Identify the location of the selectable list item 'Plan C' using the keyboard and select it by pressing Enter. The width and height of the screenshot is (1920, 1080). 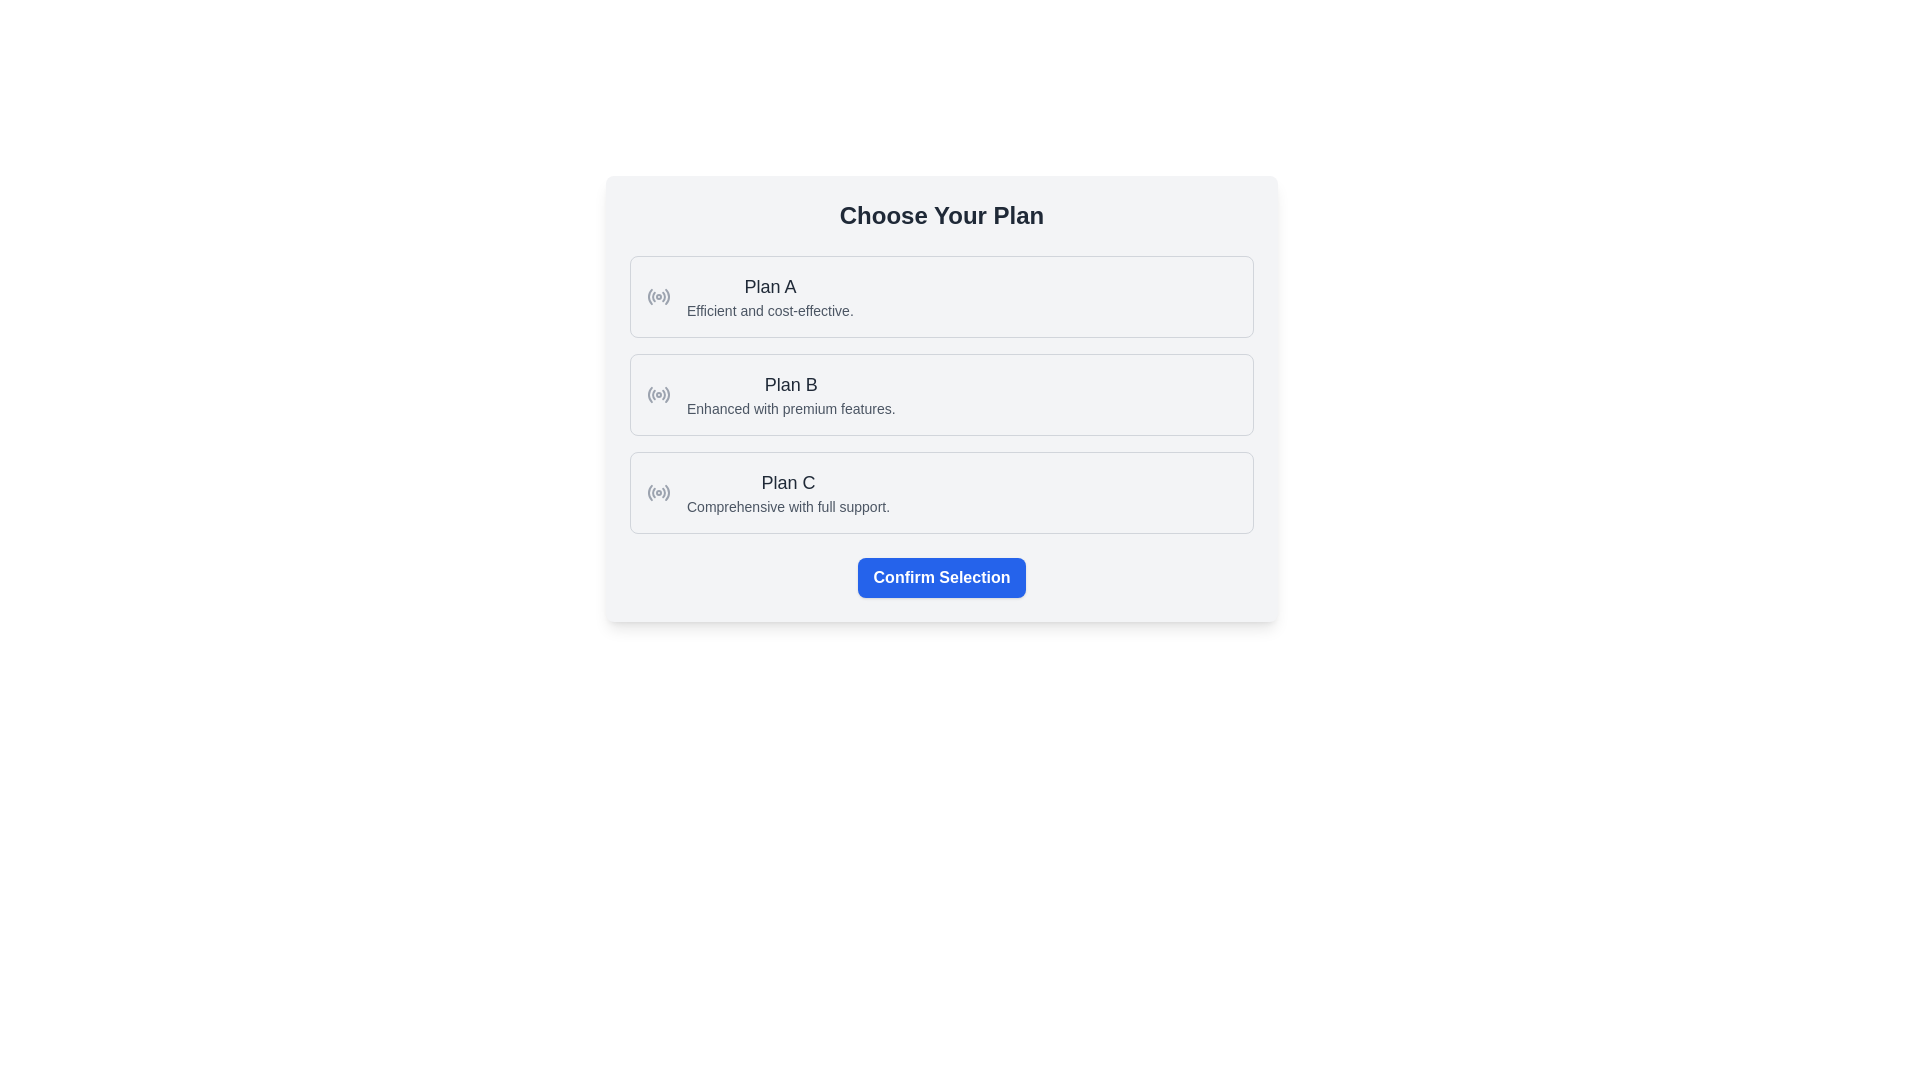
(940, 493).